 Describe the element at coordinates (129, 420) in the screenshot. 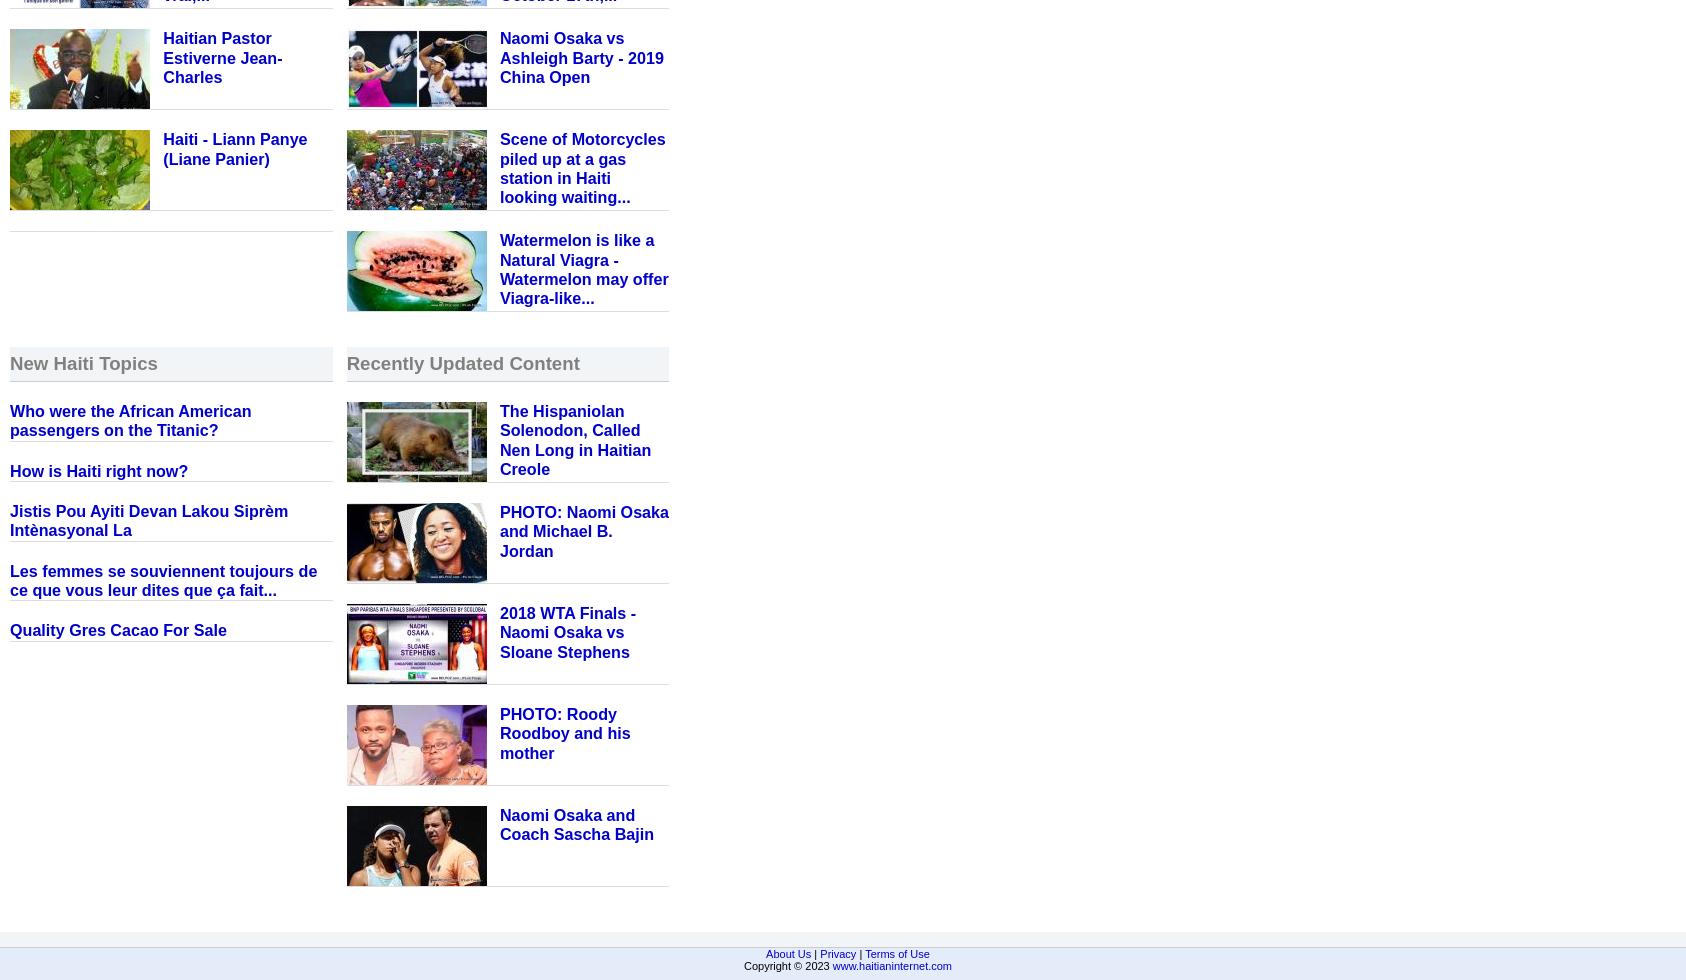

I see `'Who were the African American passengers on the Titanic?'` at that location.